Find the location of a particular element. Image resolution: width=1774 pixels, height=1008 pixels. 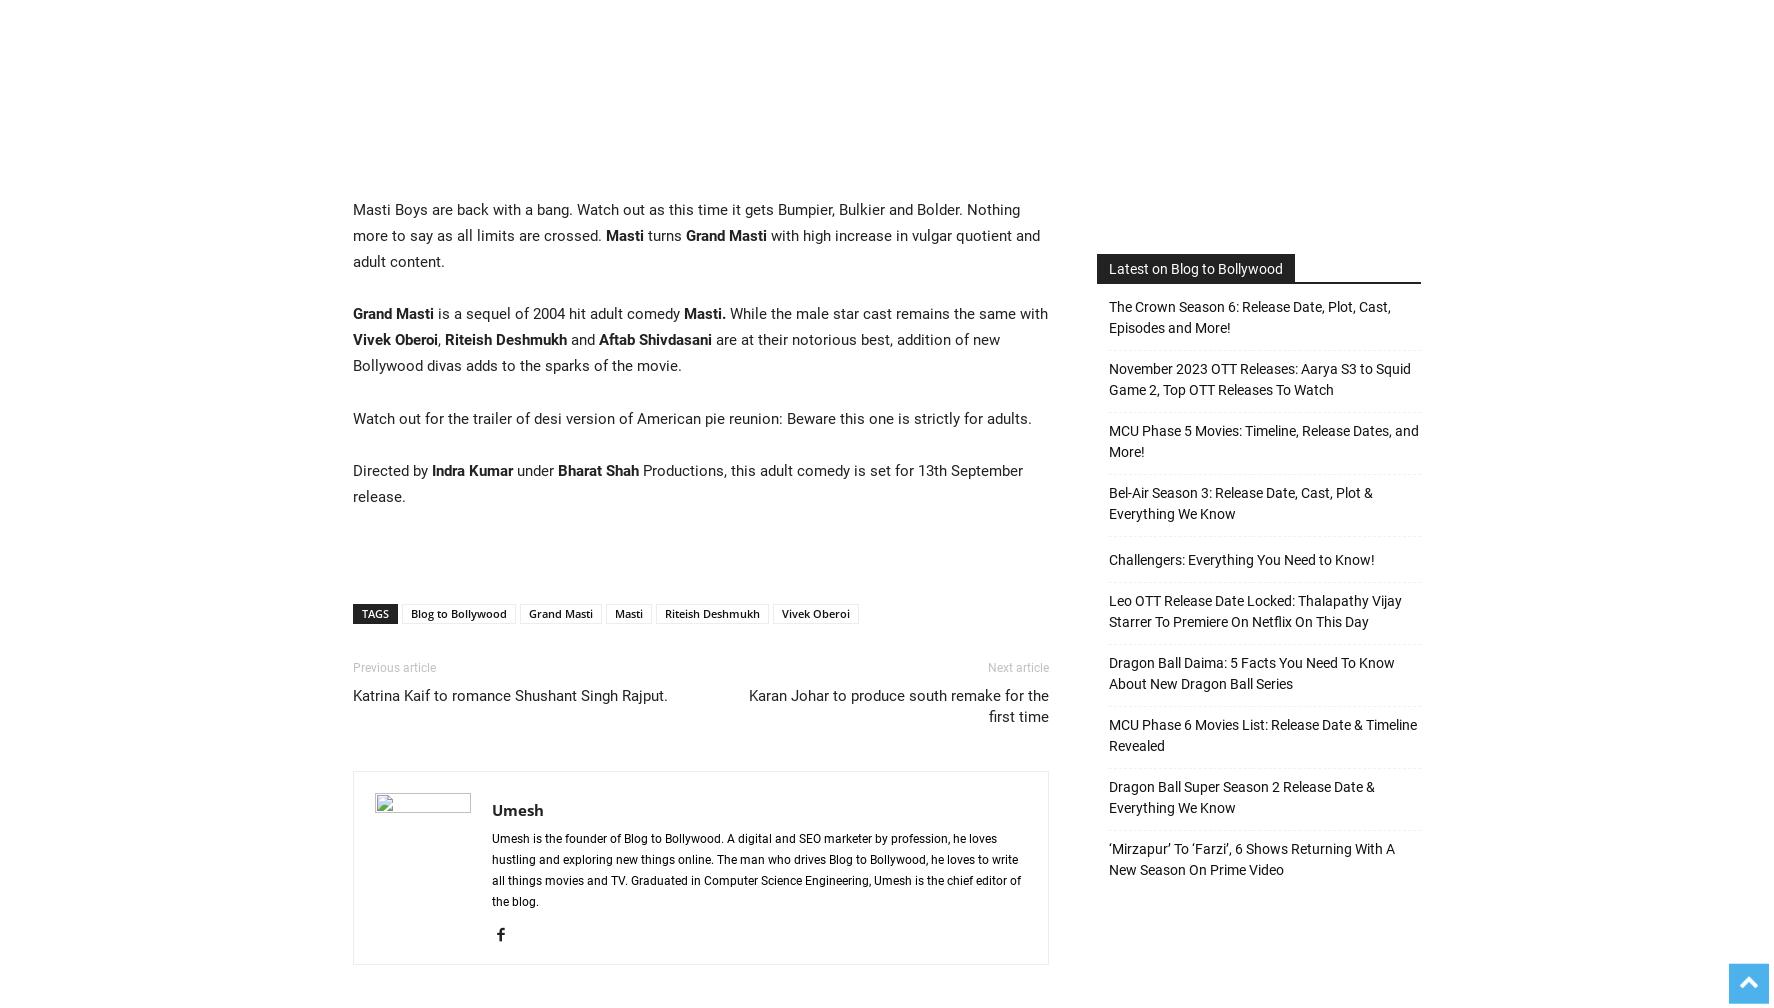

'Indra Kumar' is located at coordinates (472, 470).